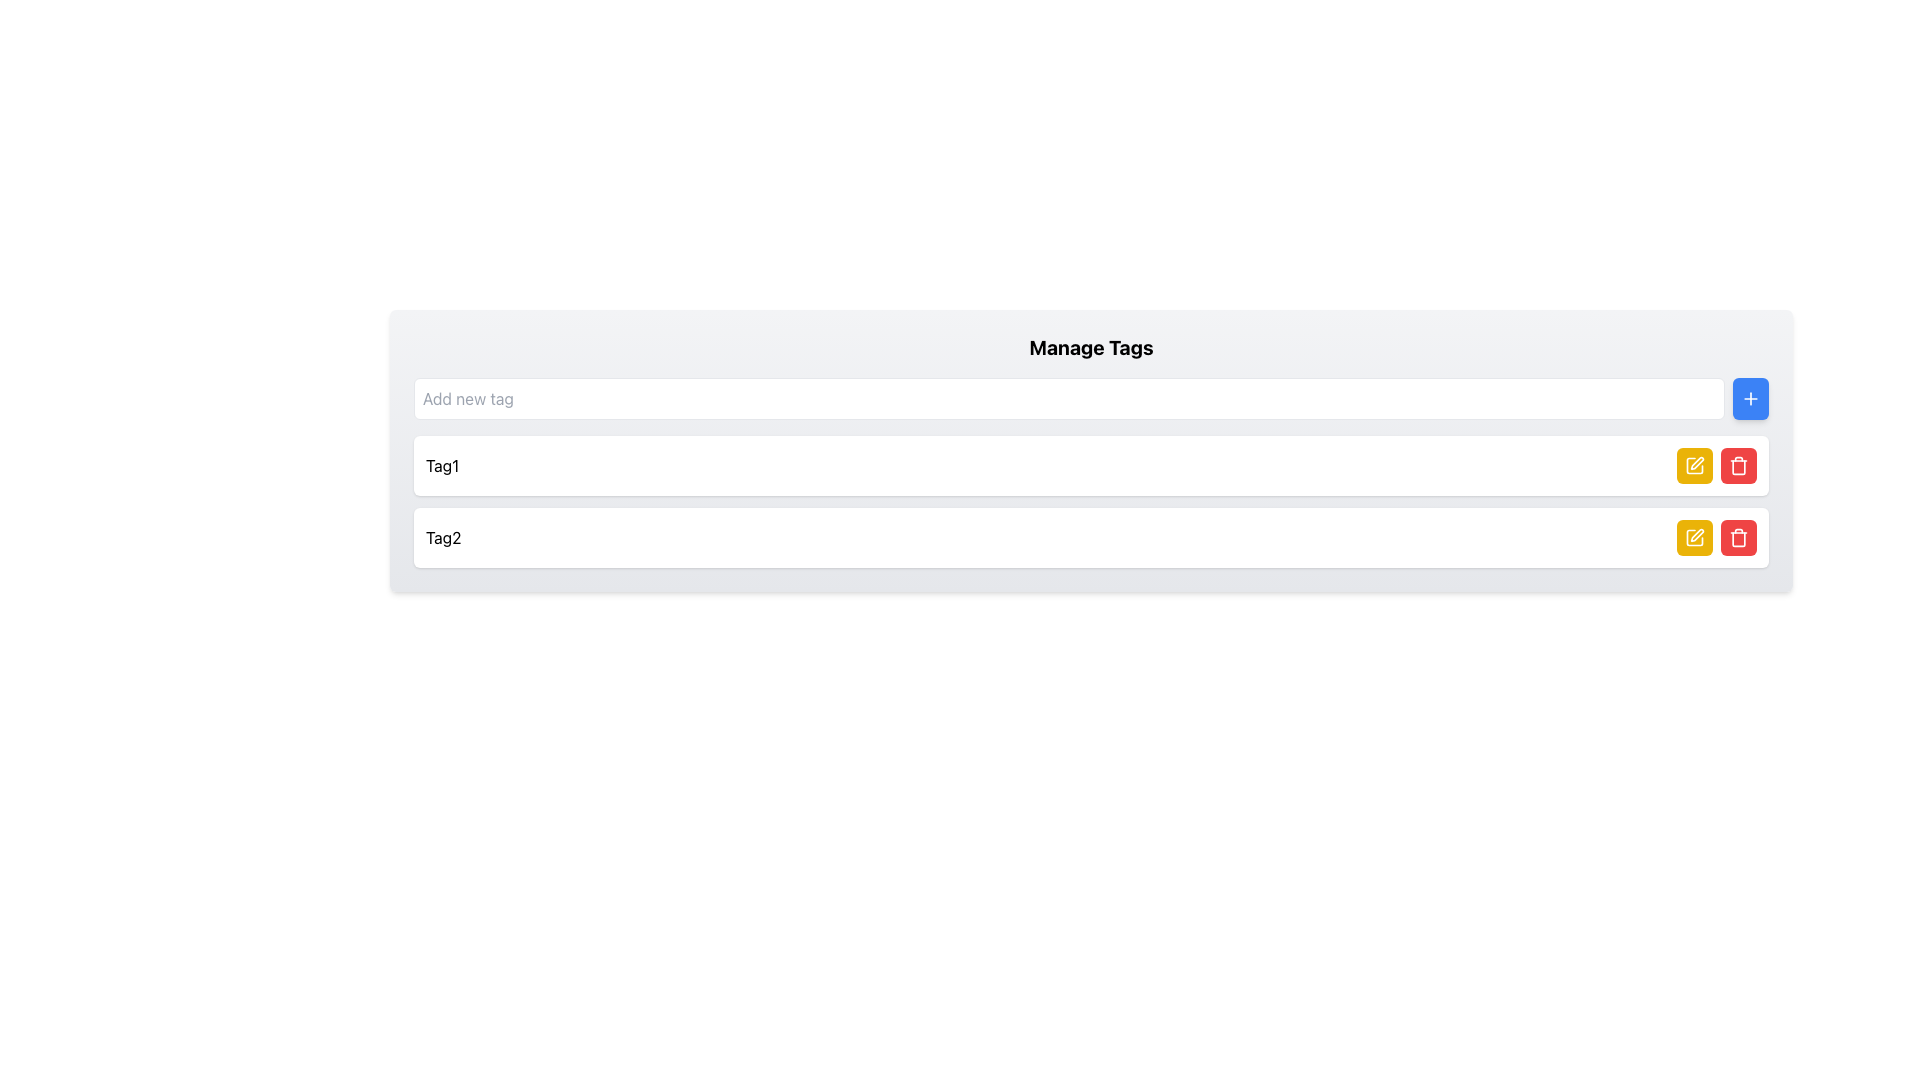  I want to click on the 'Add new tag' button located to the right of the text input field, so click(1750, 398).